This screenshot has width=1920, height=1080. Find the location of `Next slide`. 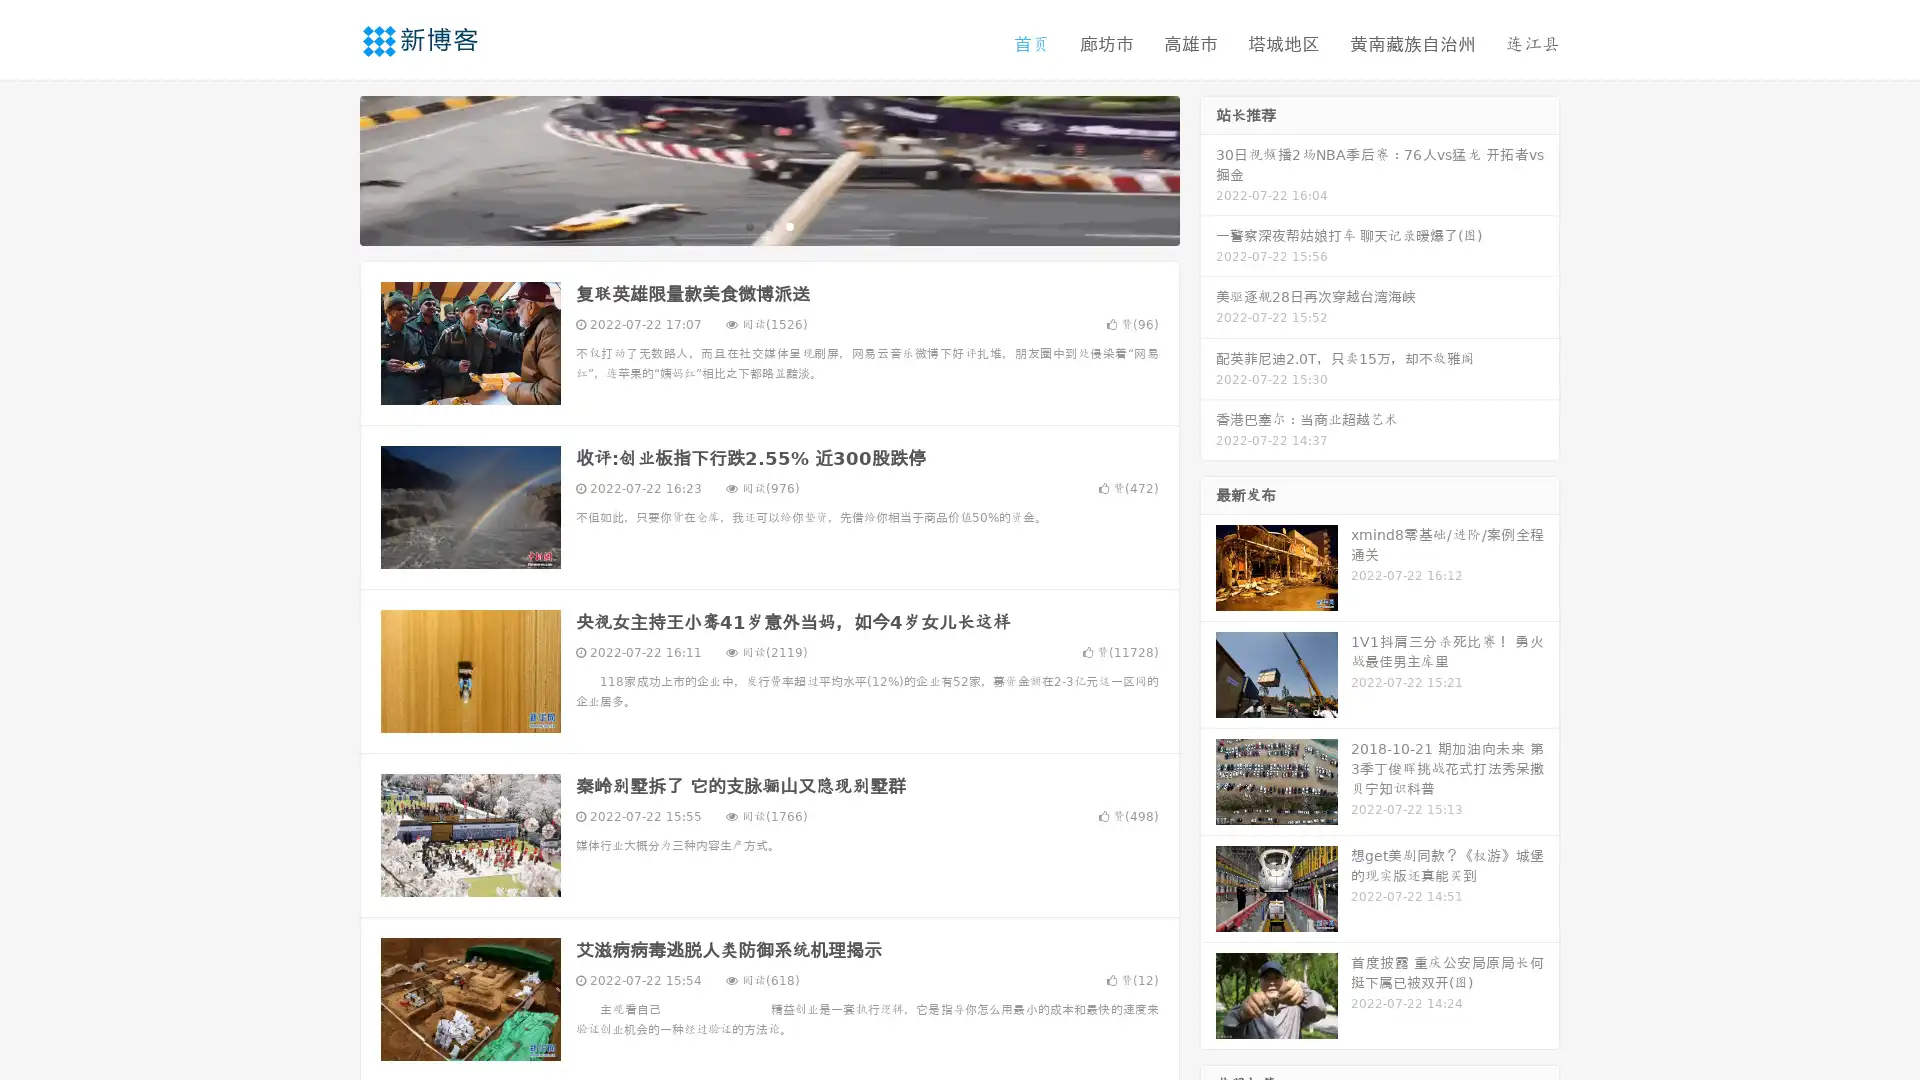

Next slide is located at coordinates (1208, 168).